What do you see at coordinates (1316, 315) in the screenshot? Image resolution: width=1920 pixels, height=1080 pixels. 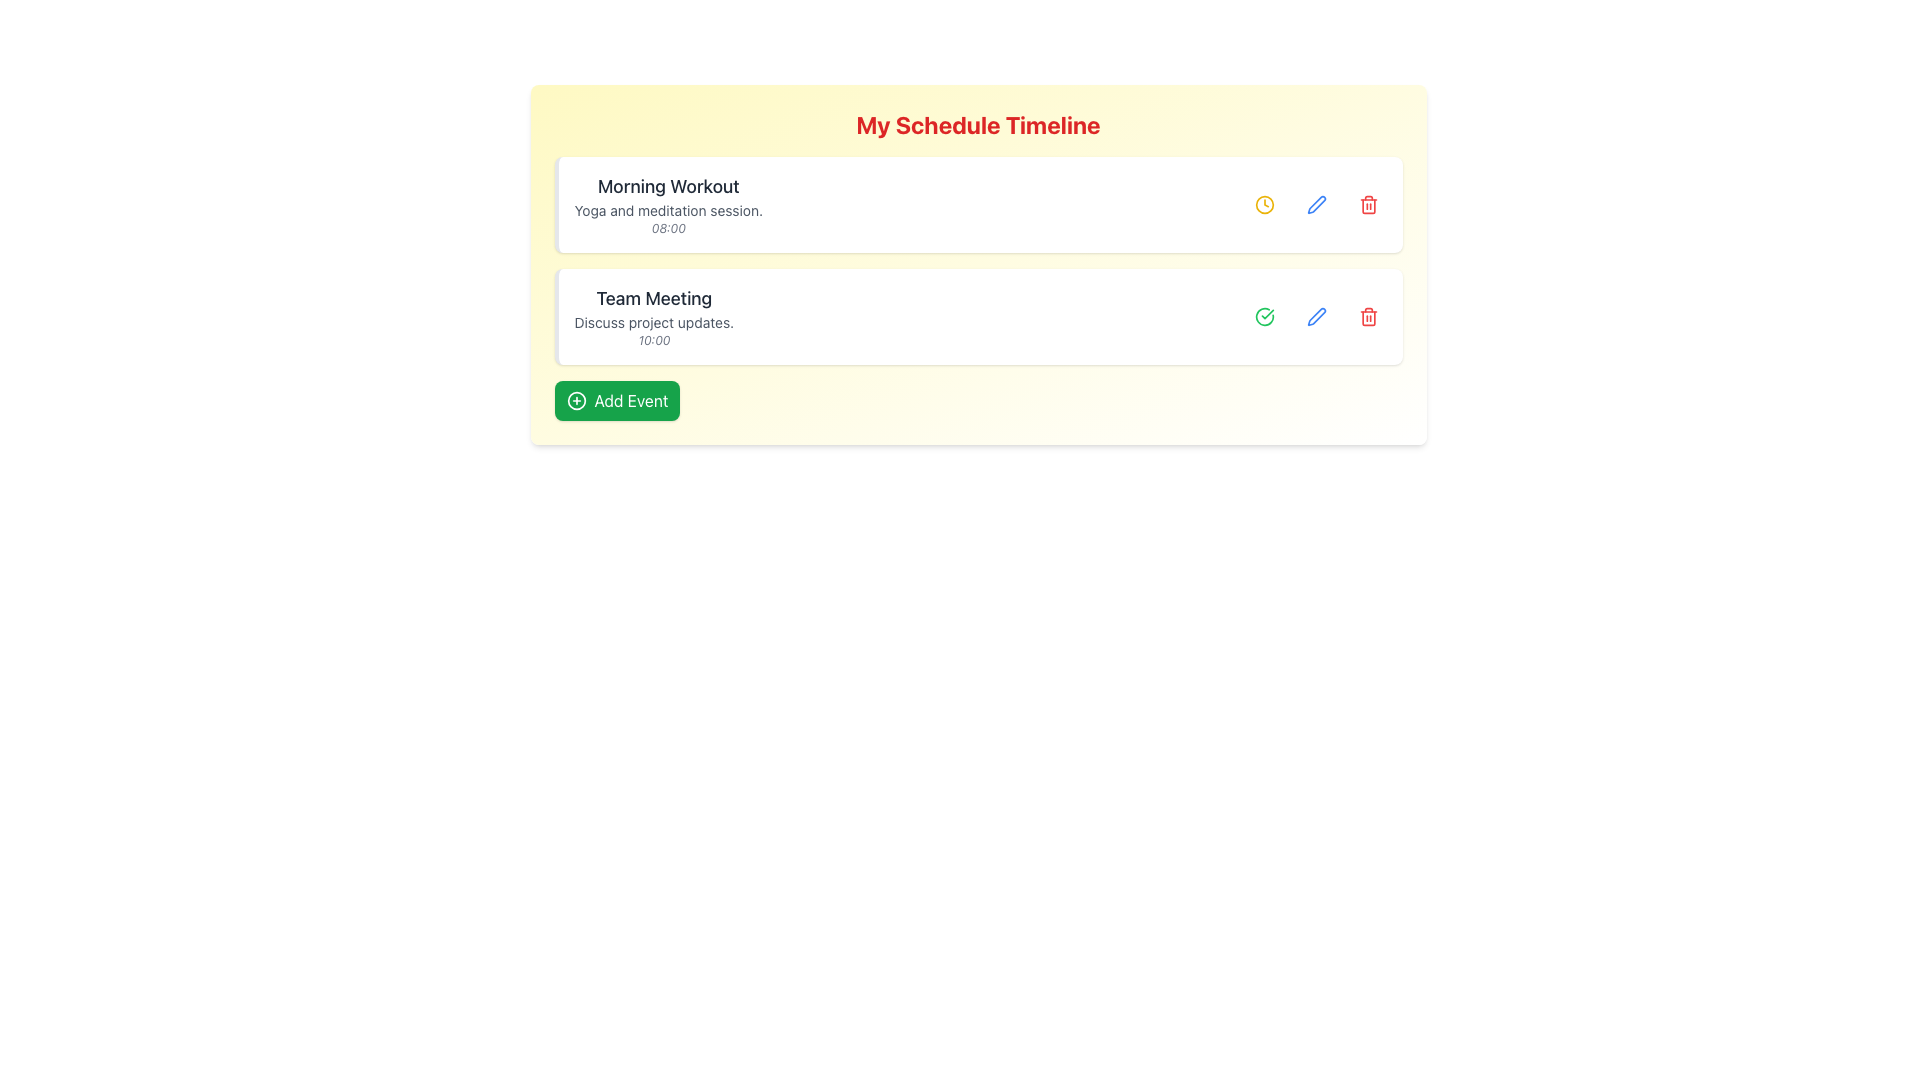 I see `the middle icon in the rightmost portion of the 'Team Meeting' card` at bounding box center [1316, 315].